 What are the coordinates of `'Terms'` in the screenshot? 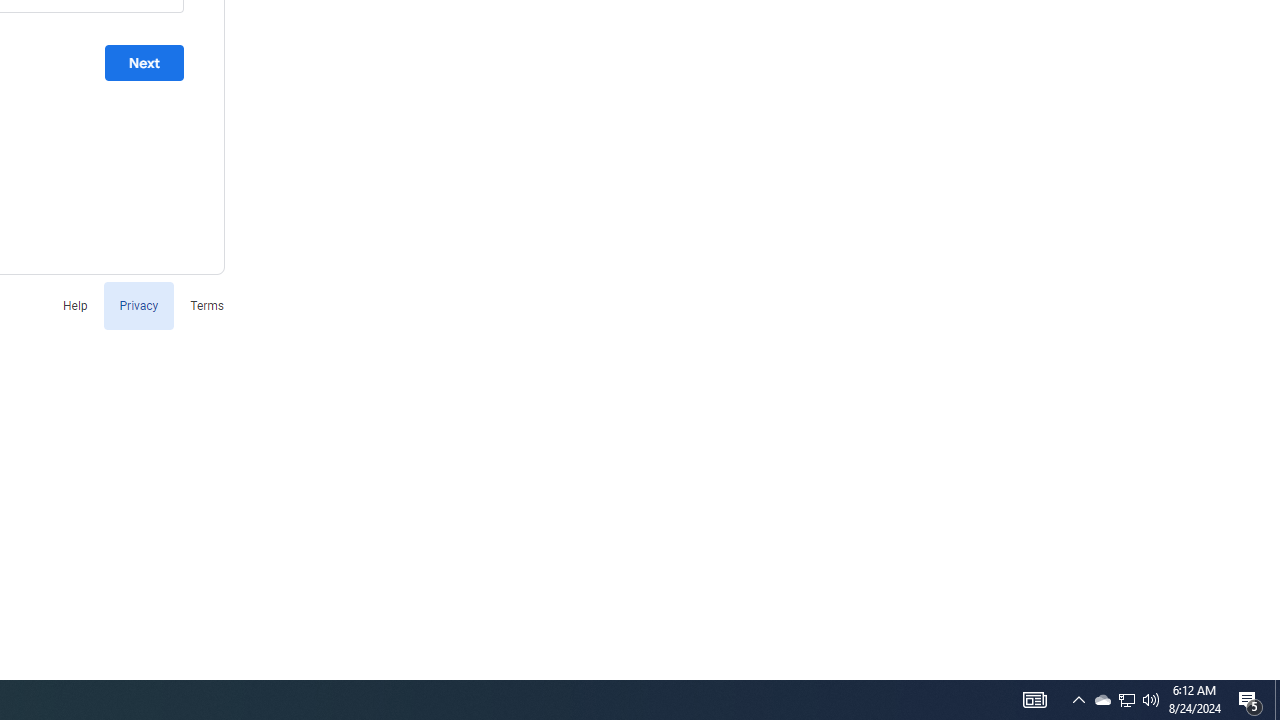 It's located at (207, 305).